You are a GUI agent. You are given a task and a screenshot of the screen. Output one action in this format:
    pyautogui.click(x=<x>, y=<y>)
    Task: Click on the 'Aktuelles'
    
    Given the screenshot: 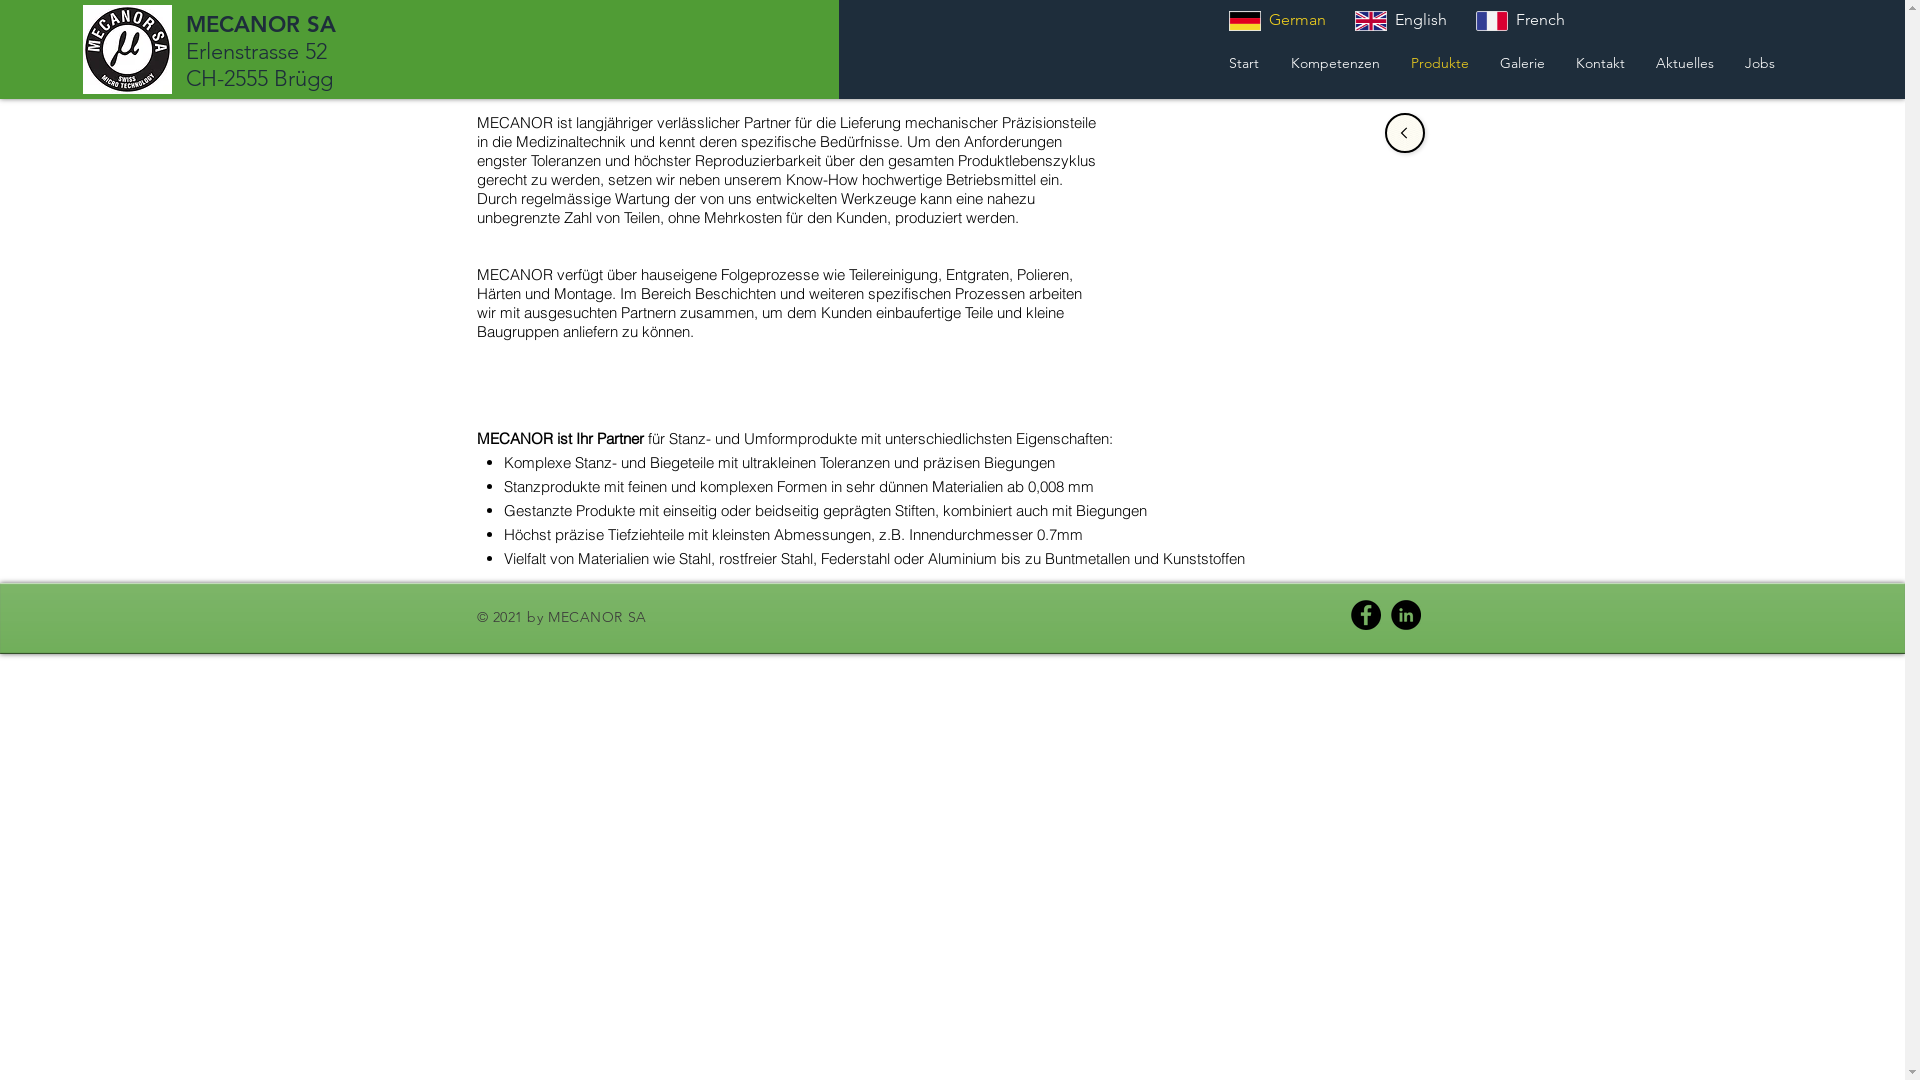 What is the action you would take?
    pyautogui.click(x=1683, y=61)
    